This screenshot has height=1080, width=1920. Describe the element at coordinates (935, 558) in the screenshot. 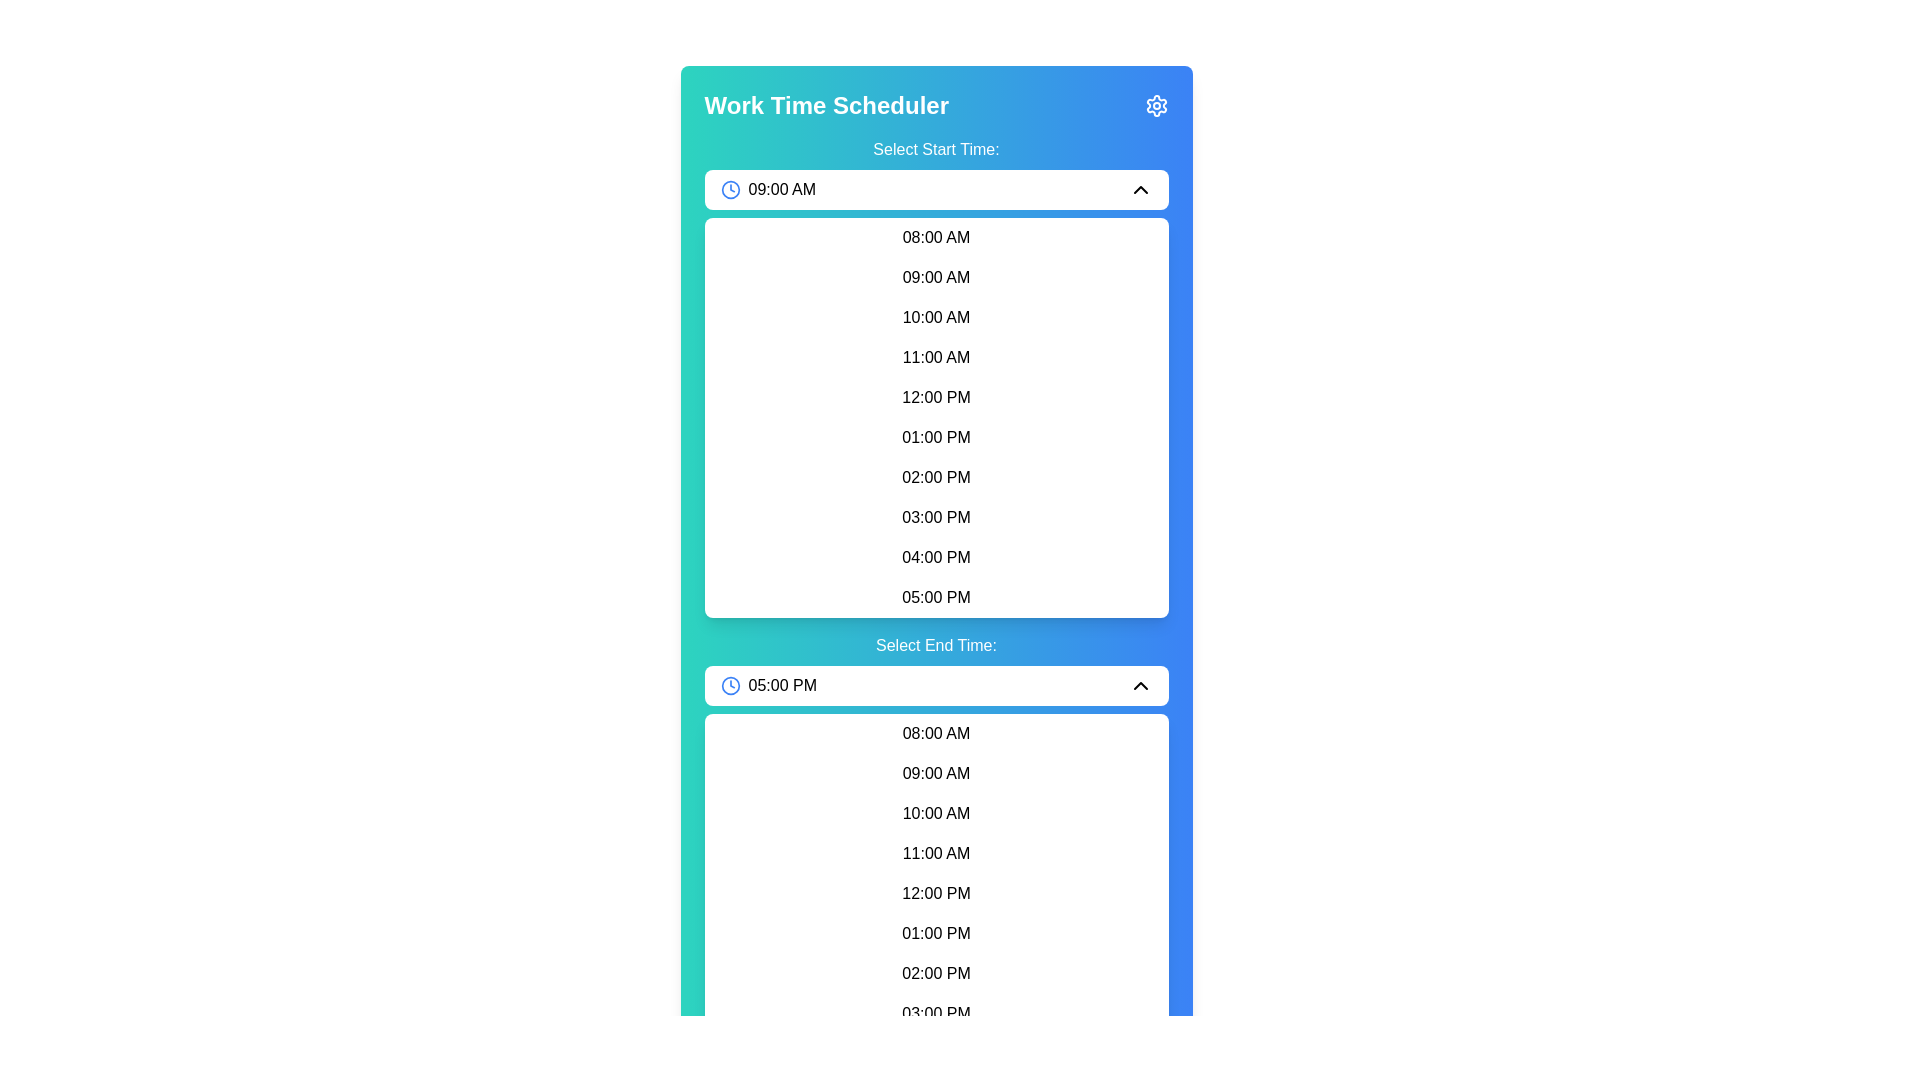

I see `the selectable time option for 04:00 PM in the scheduling interface` at that location.